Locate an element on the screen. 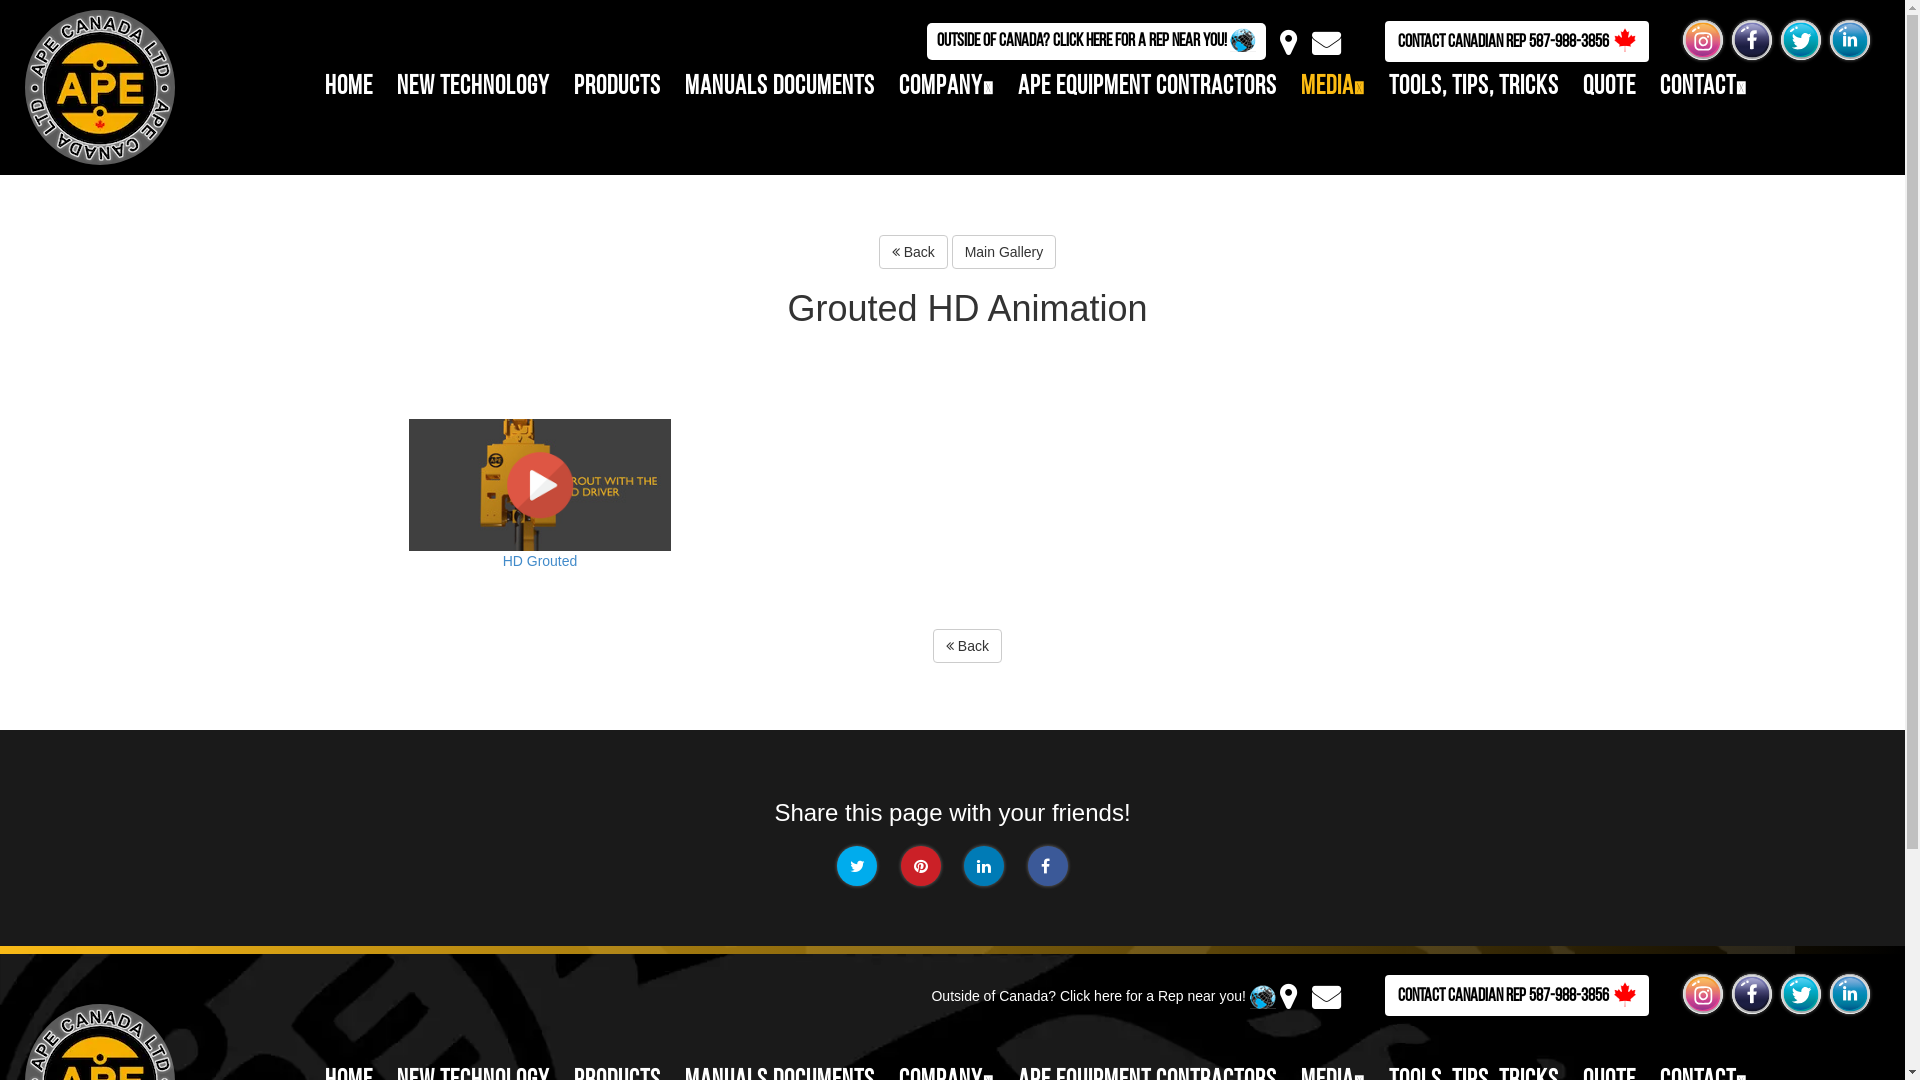 The height and width of the screenshot is (1080, 1920). 'home' is located at coordinates (349, 86).